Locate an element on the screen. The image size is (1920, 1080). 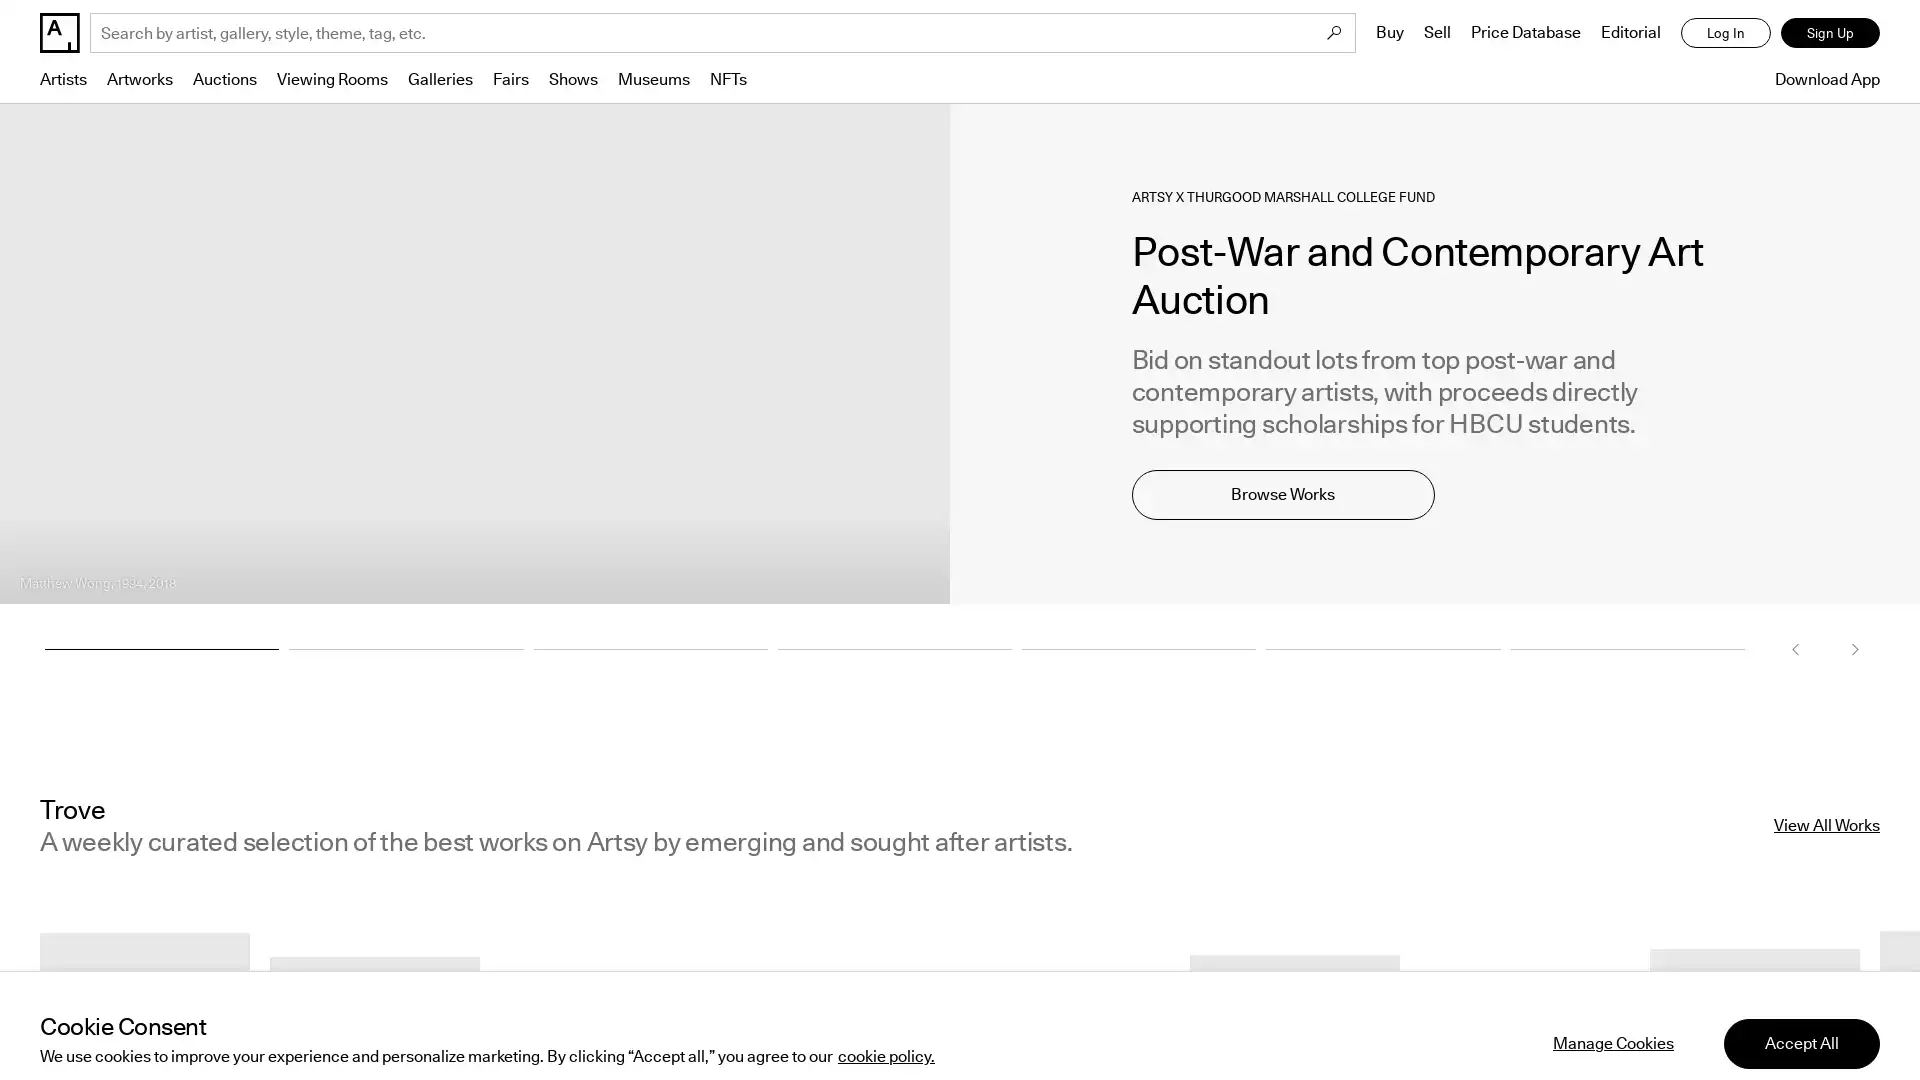
Navigate right is located at coordinates (1853, 648).